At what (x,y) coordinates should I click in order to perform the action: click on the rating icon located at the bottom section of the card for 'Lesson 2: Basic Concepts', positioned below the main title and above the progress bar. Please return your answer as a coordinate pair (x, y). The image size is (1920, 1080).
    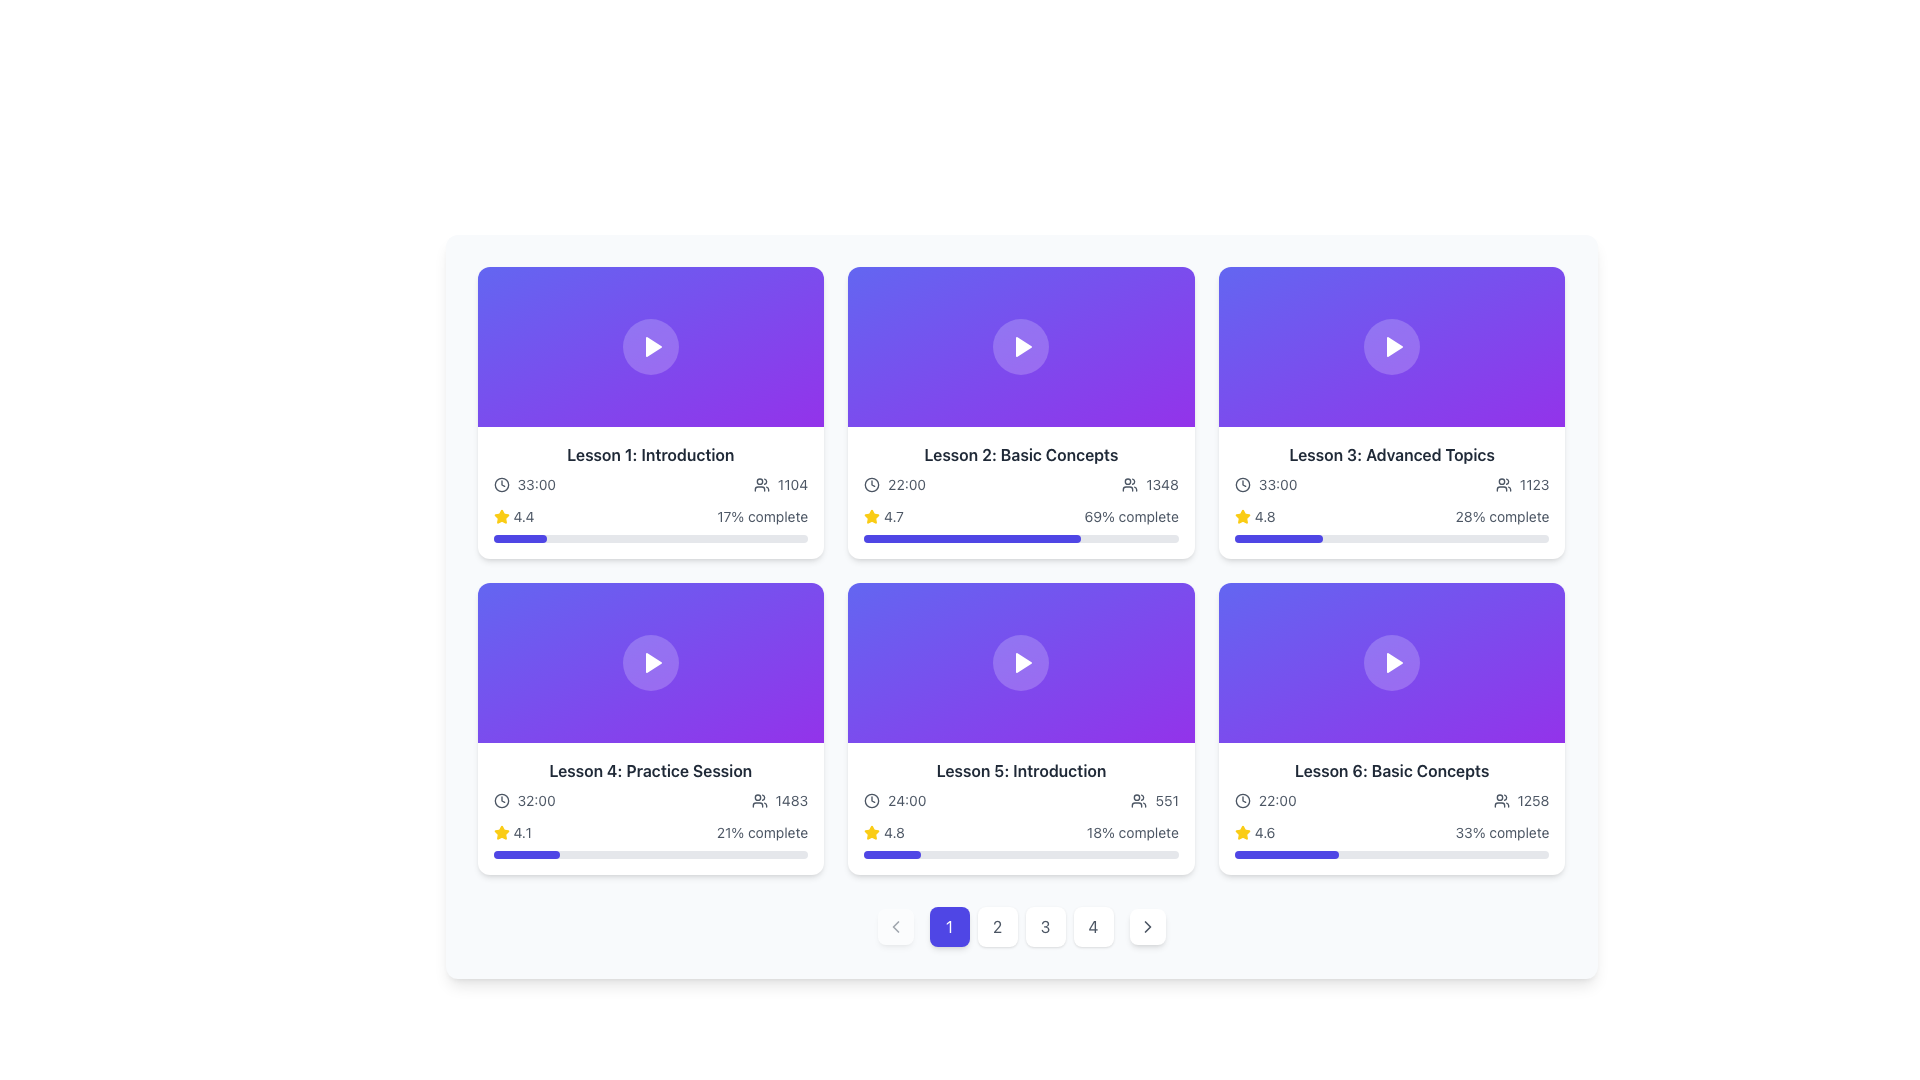
    Looking at the image, I should click on (1241, 515).